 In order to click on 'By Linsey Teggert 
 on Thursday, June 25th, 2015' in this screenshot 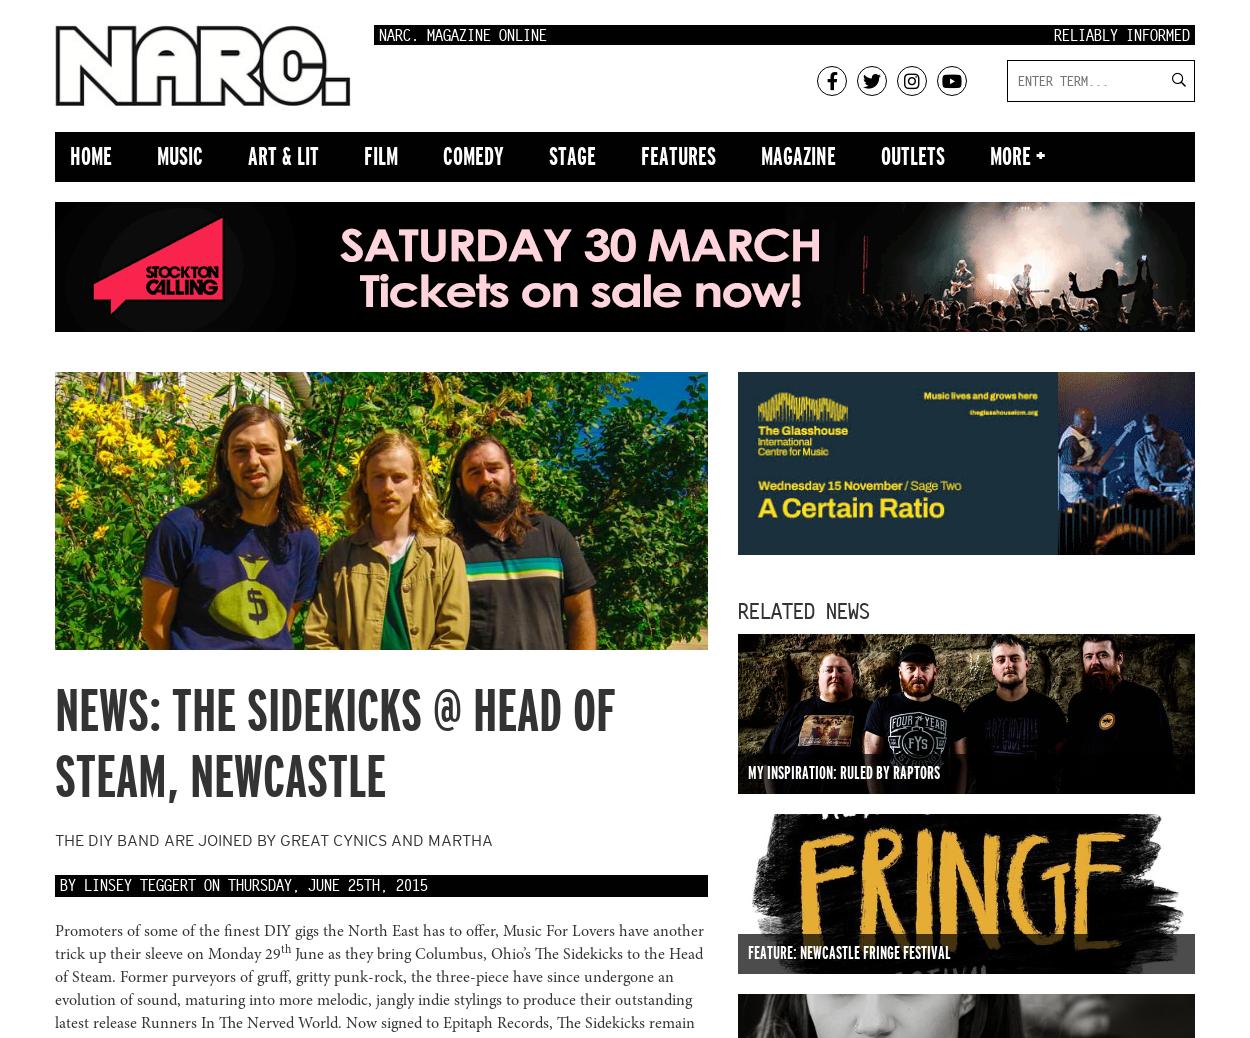, I will do `click(243, 884)`.